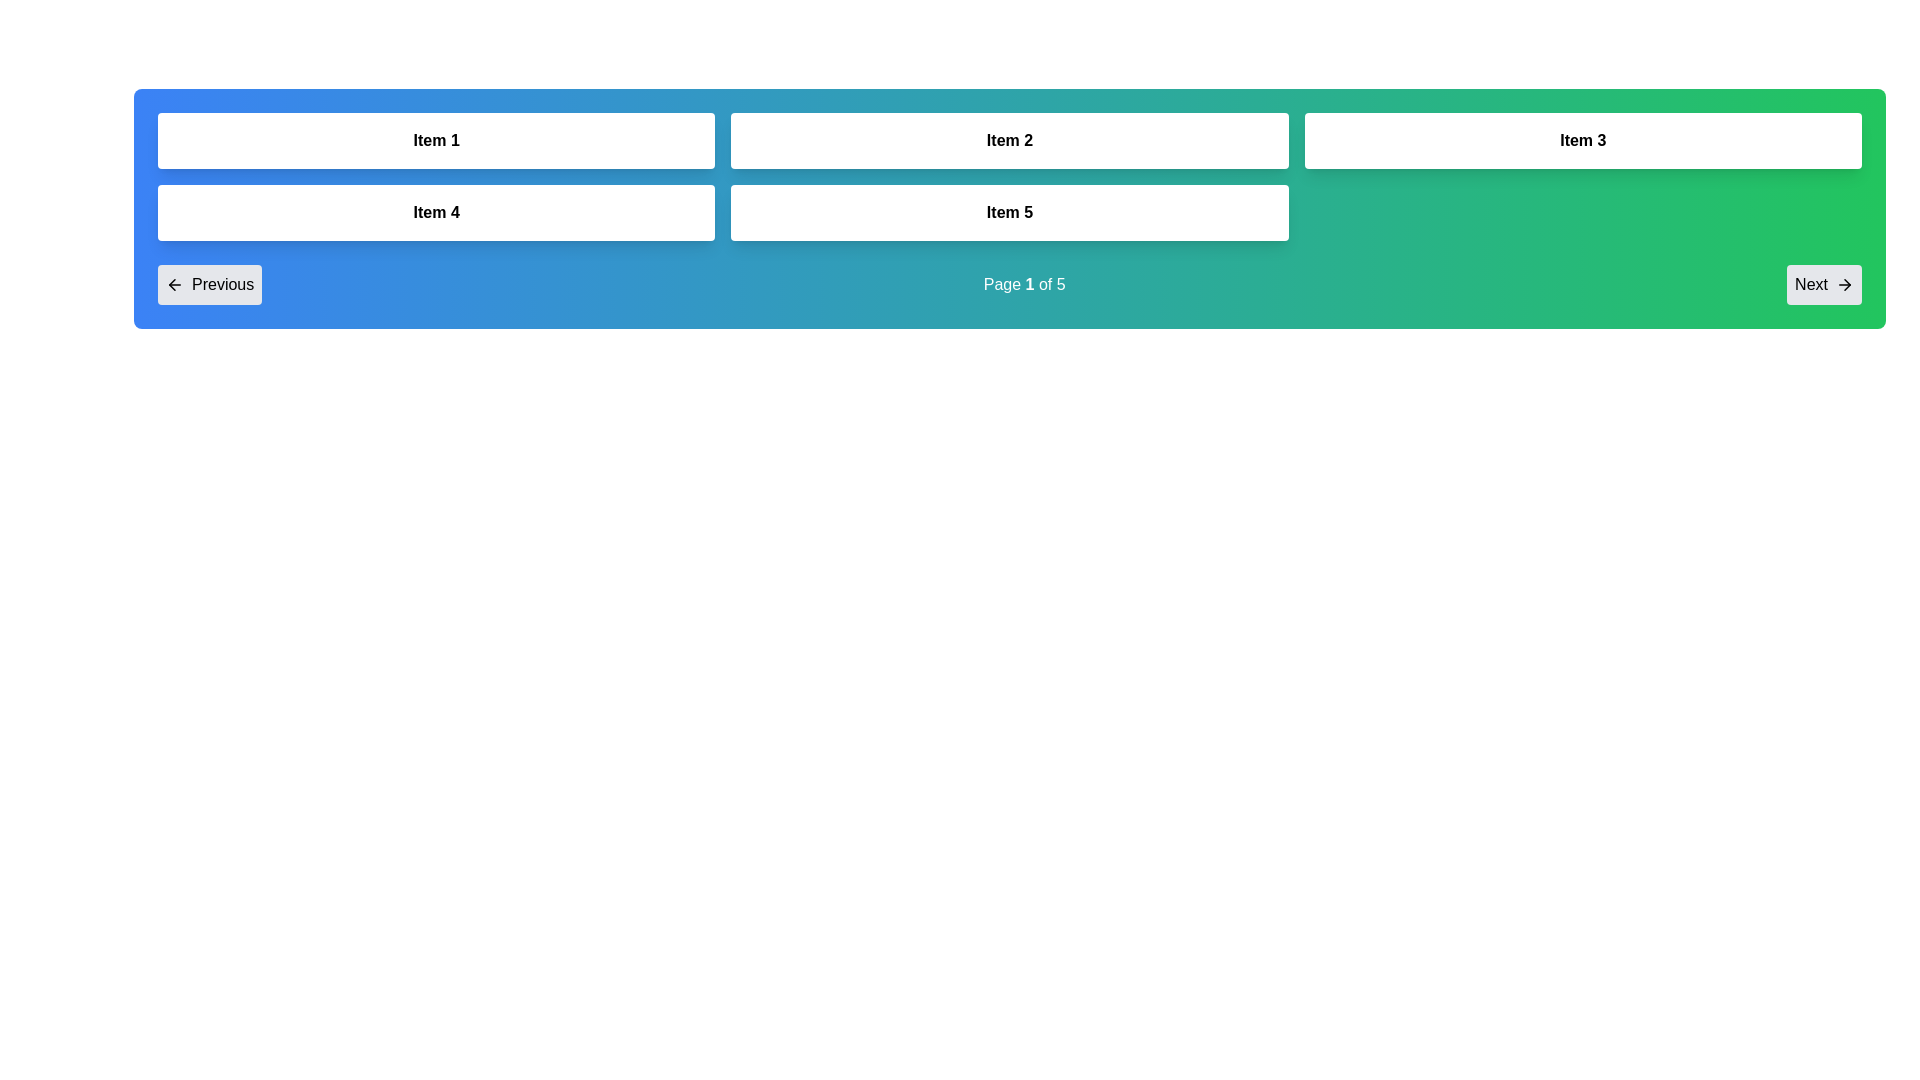  I want to click on the white card element labeled 'Item 5' located in the bottom right corner of the grid, so click(1009, 212).